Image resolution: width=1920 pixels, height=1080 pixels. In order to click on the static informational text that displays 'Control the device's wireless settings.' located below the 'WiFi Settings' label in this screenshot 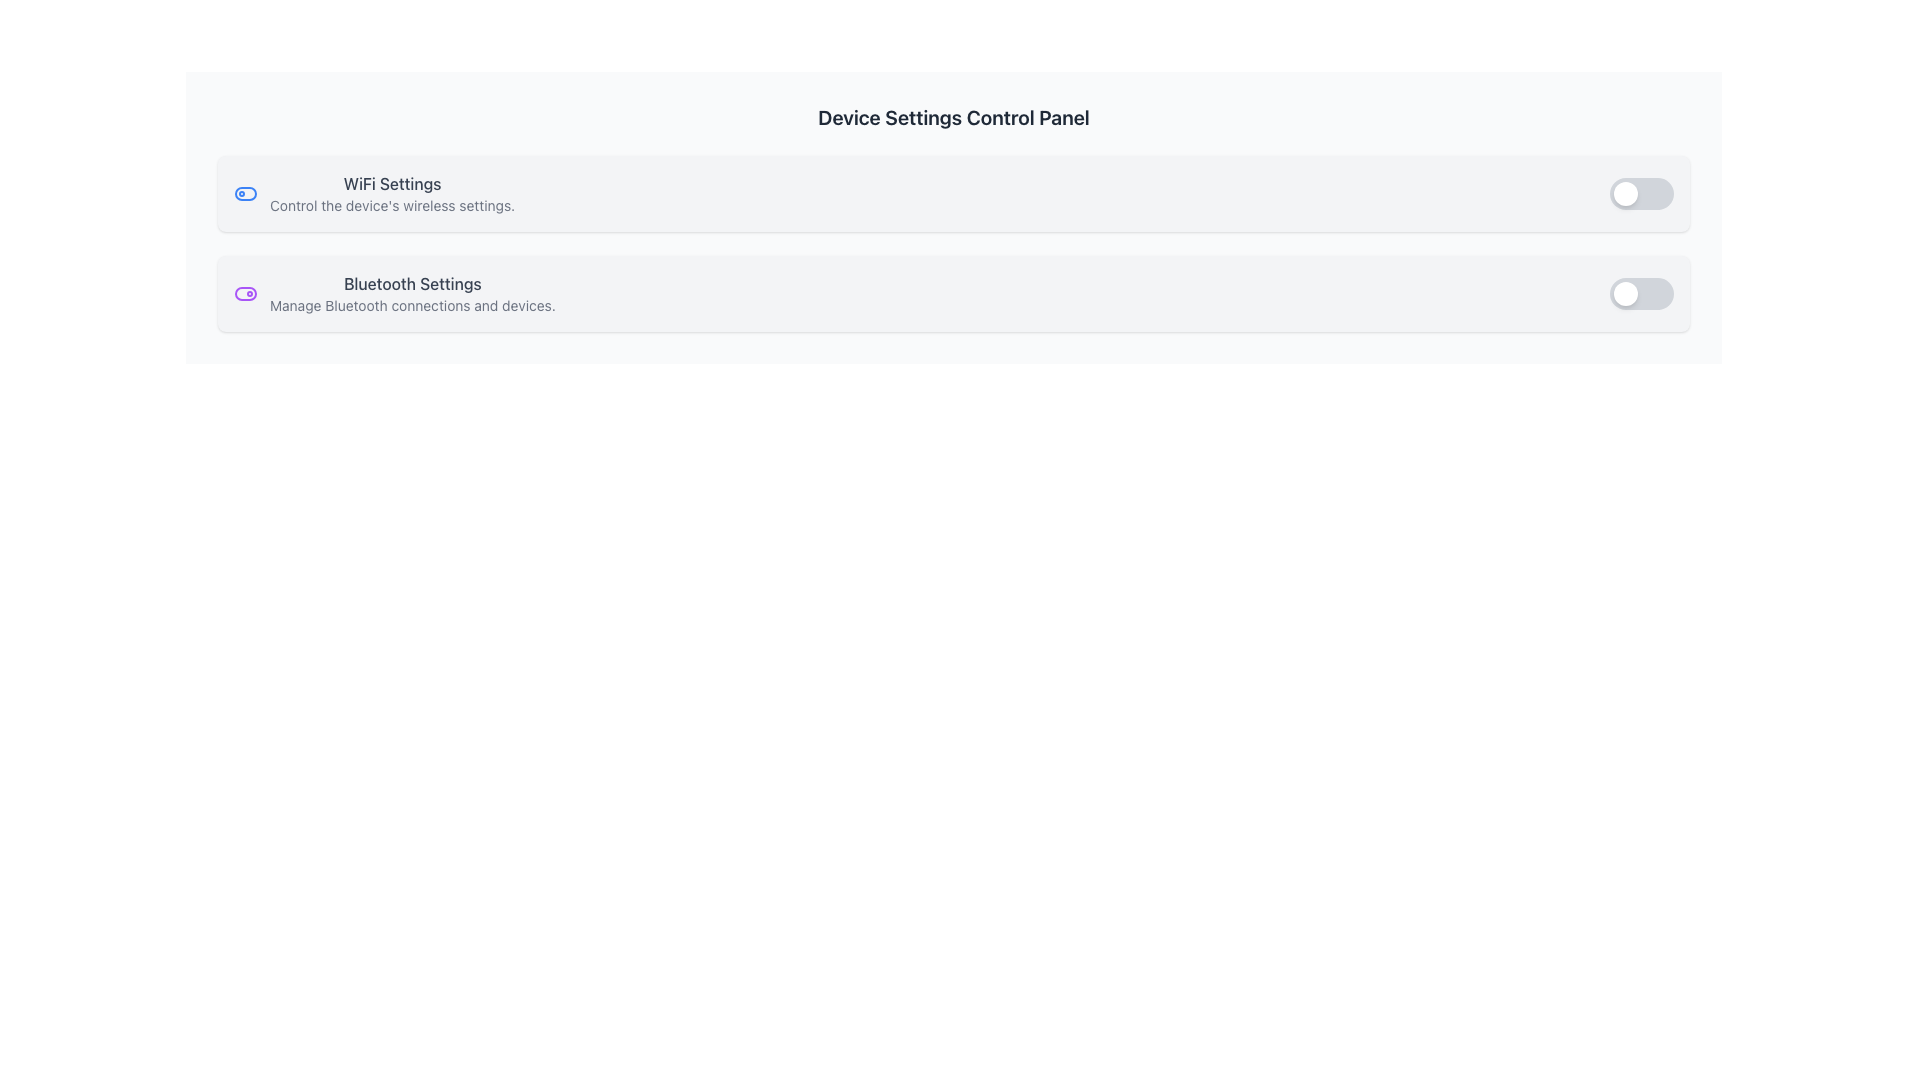, I will do `click(392, 205)`.